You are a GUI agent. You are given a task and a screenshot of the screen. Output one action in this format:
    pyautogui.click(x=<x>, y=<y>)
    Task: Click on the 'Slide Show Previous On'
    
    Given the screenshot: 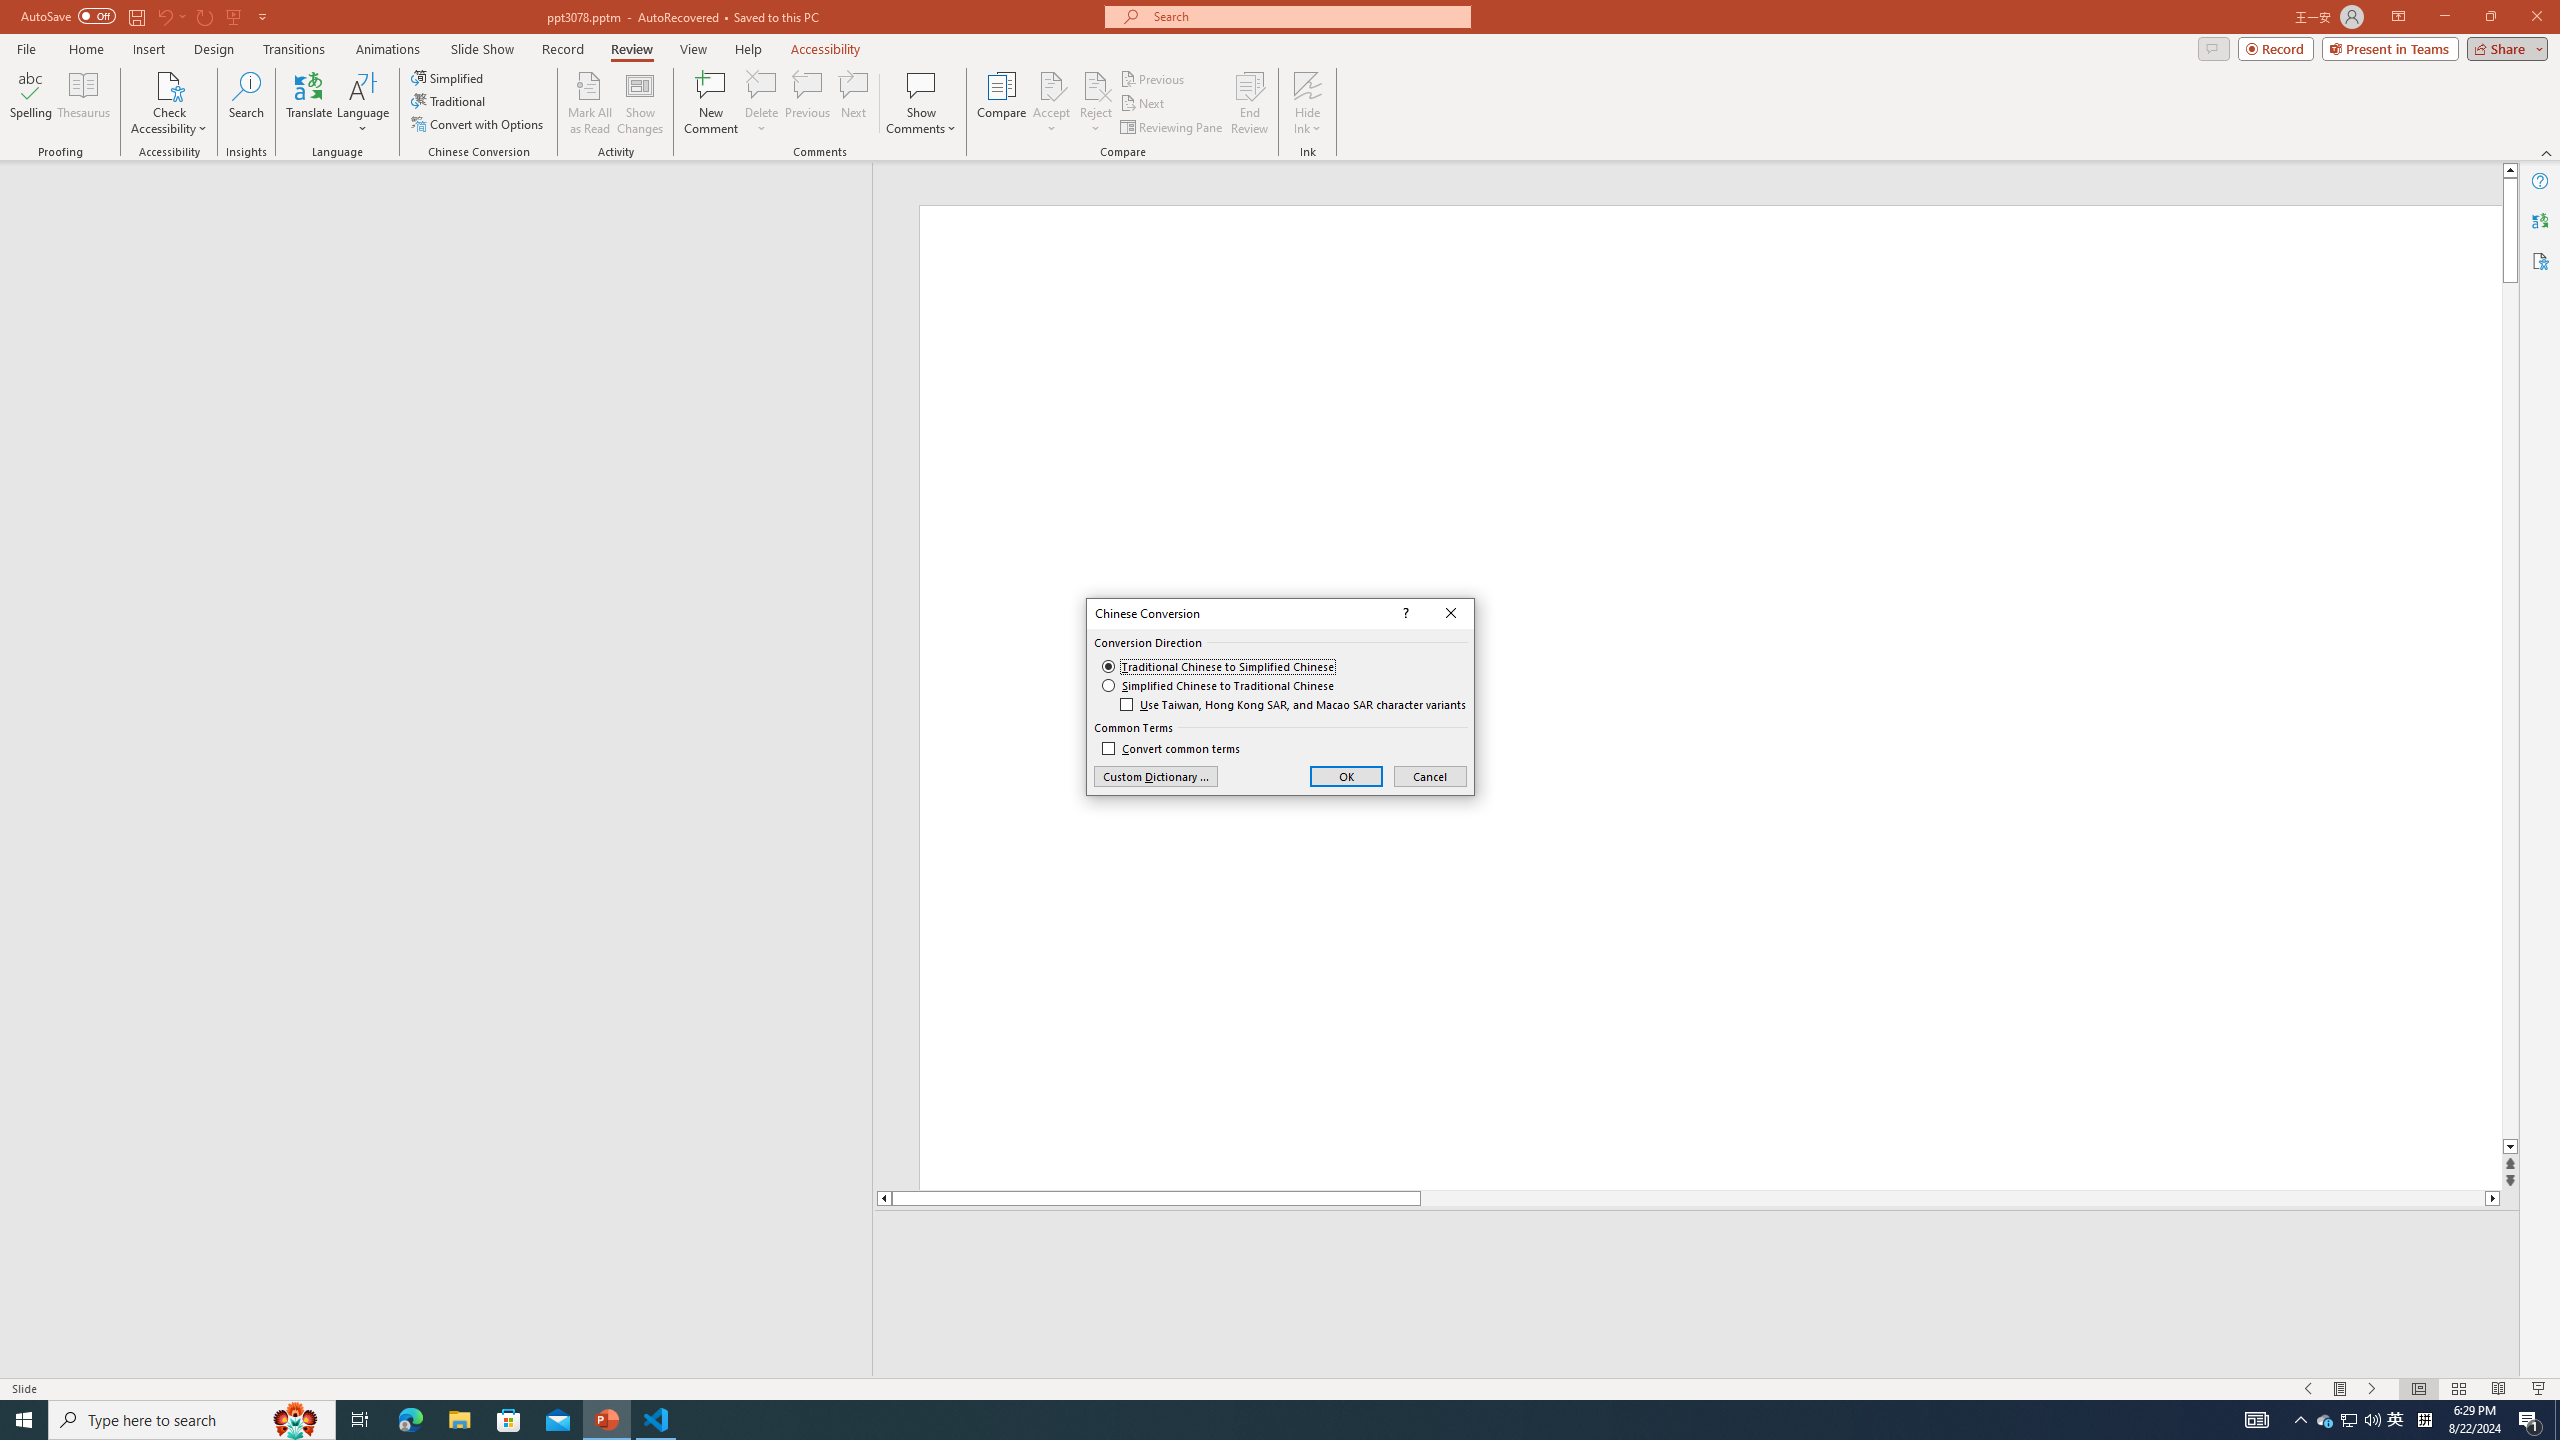 What is the action you would take?
    pyautogui.click(x=2308, y=1389)
    